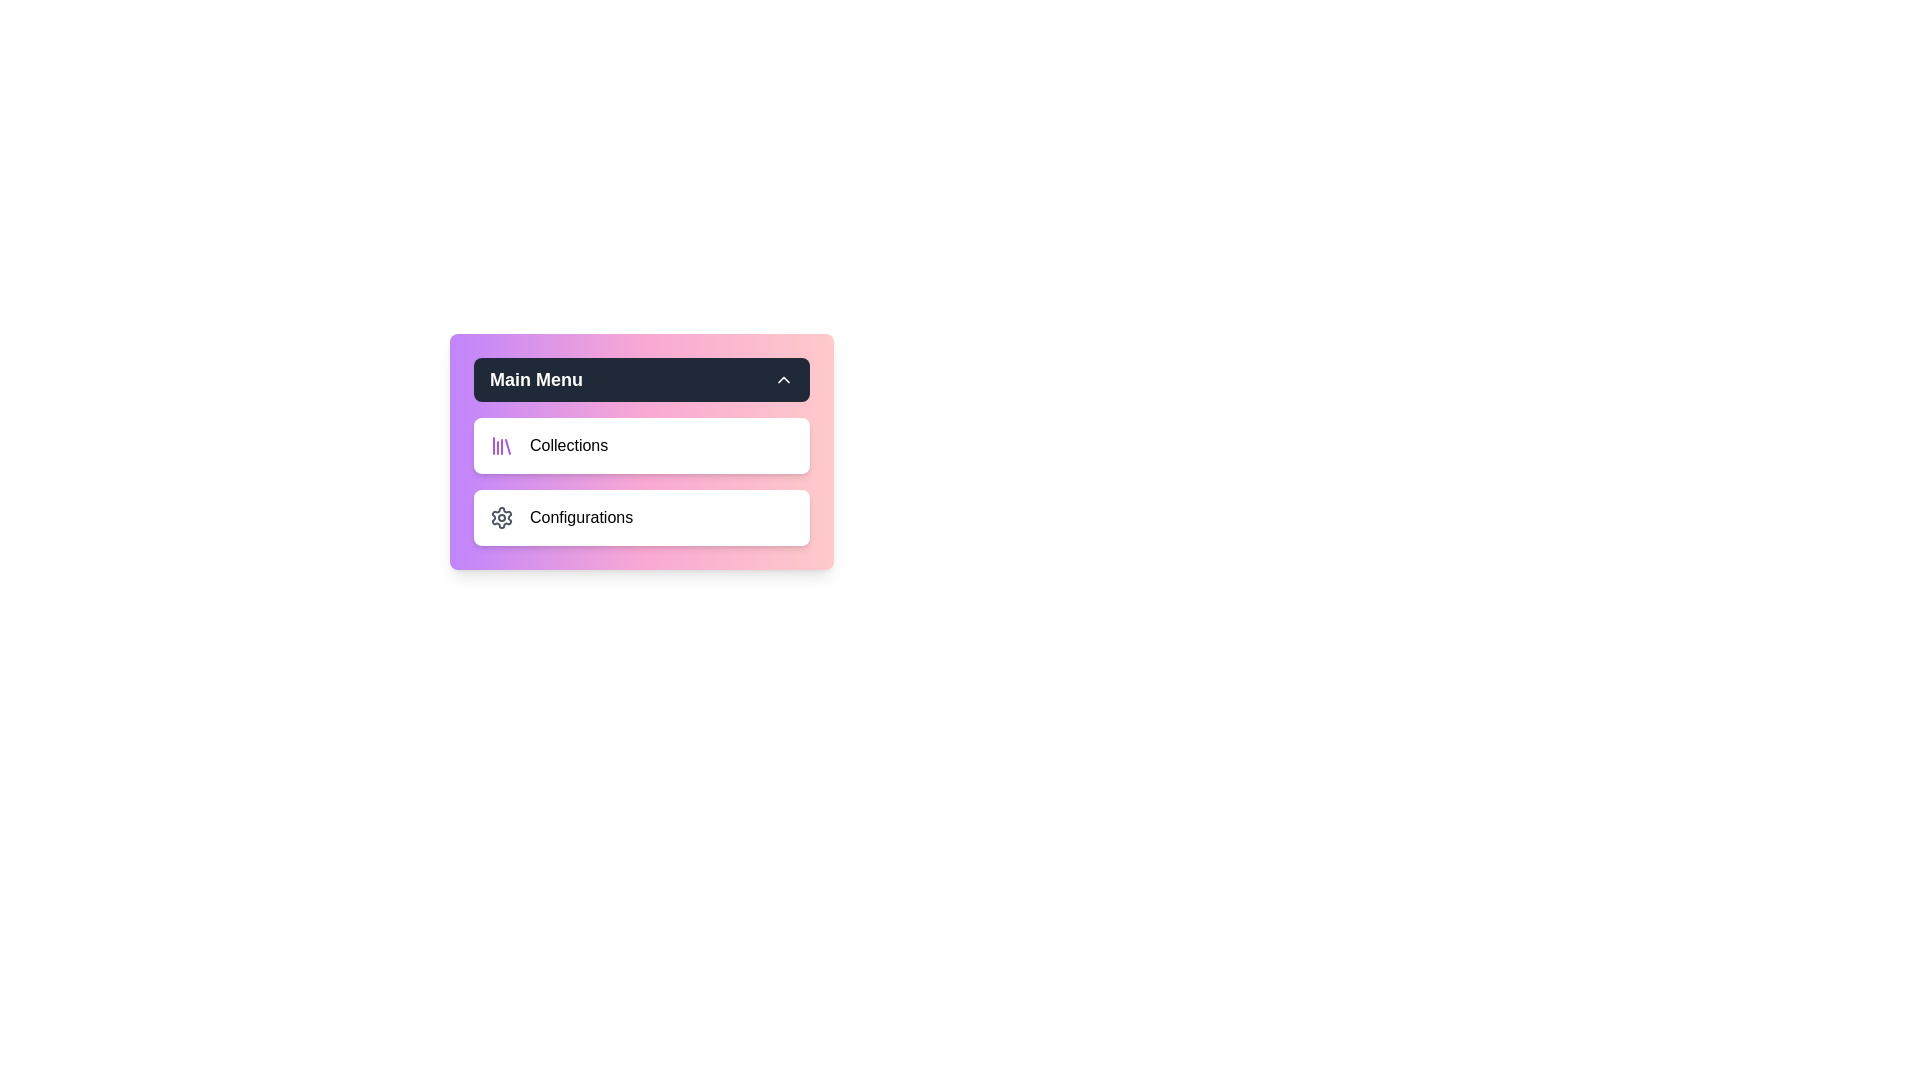 The width and height of the screenshot is (1920, 1080). Describe the element at coordinates (782, 380) in the screenshot. I see `the SVG graphic icon with an arrow shape located on the right side of the 'Main Menu' section's header` at that location.